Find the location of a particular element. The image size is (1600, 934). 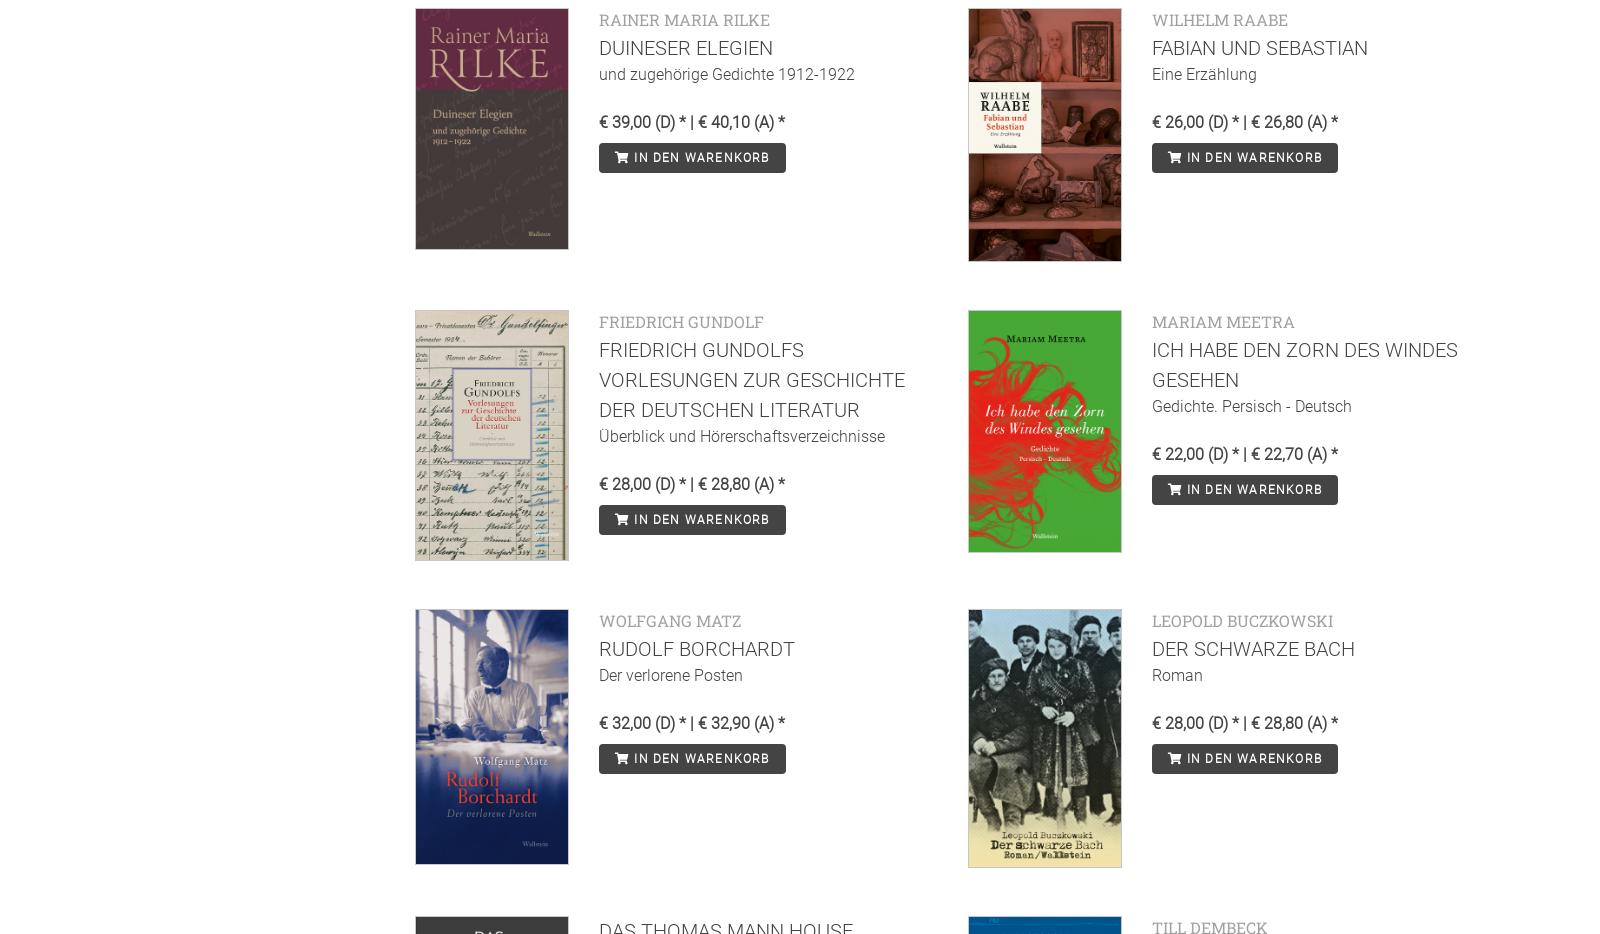

'€ 26,00 (D) * | € 26,80 (A) *' is located at coordinates (1243, 120).